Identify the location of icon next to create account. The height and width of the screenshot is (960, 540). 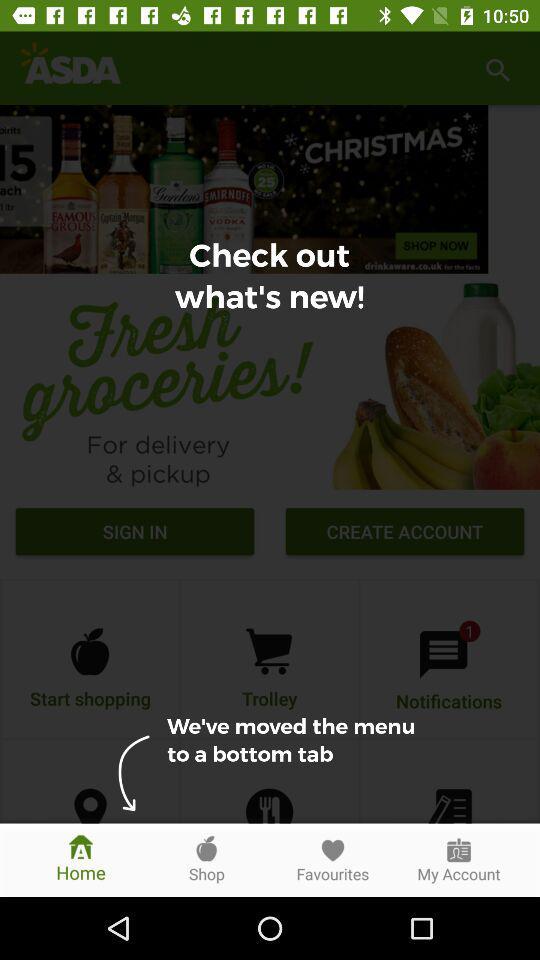
(135, 533).